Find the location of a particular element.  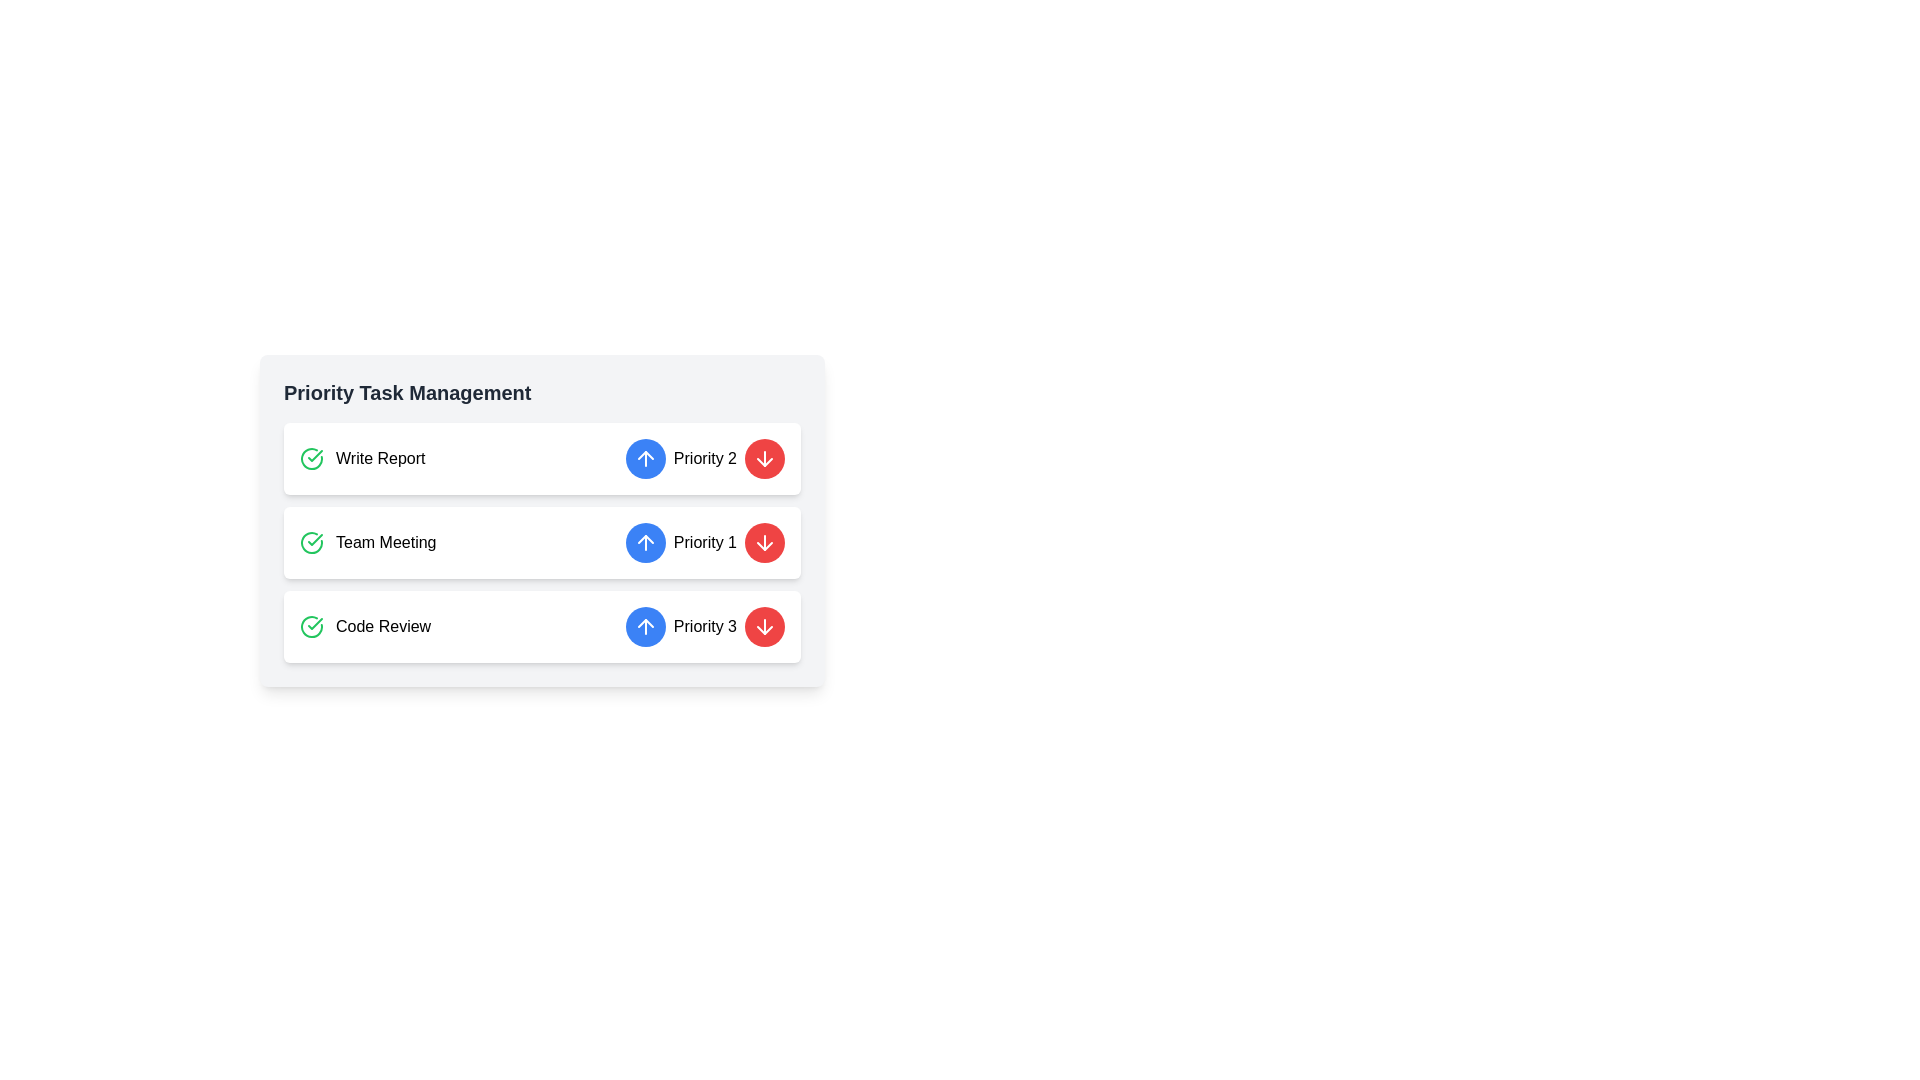

the Priority indicator and adjustment control group for 'Team Meeting' is located at coordinates (705, 543).